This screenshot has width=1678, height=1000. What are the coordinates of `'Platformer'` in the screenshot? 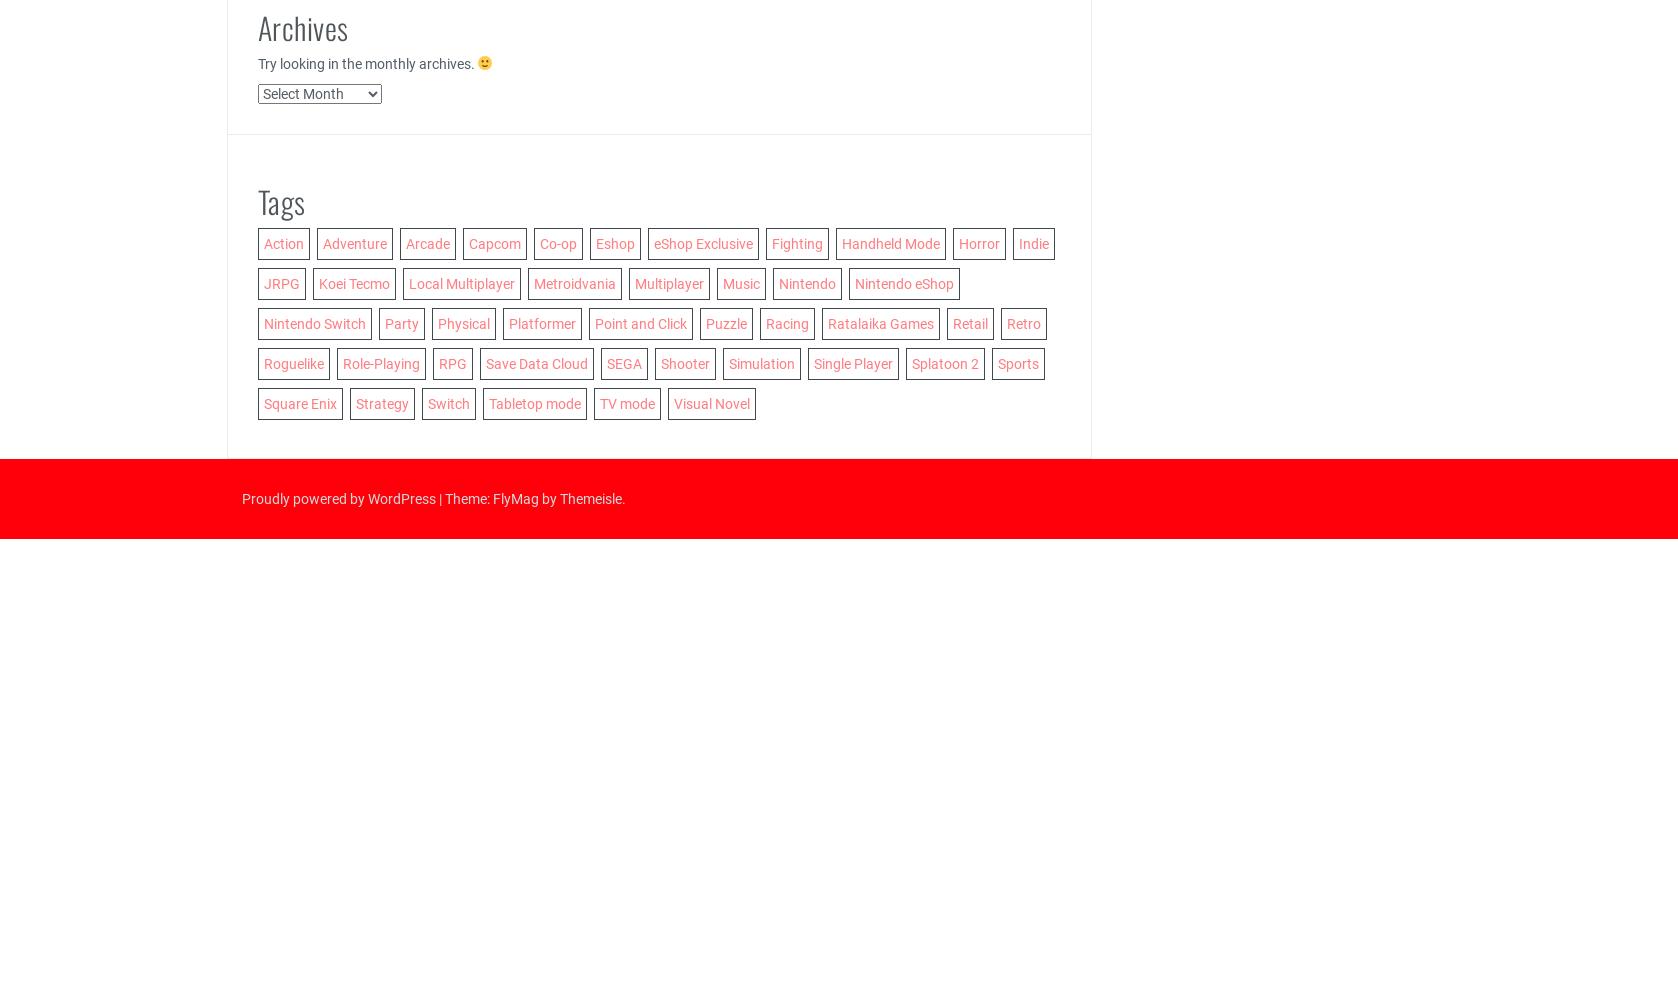 It's located at (540, 322).